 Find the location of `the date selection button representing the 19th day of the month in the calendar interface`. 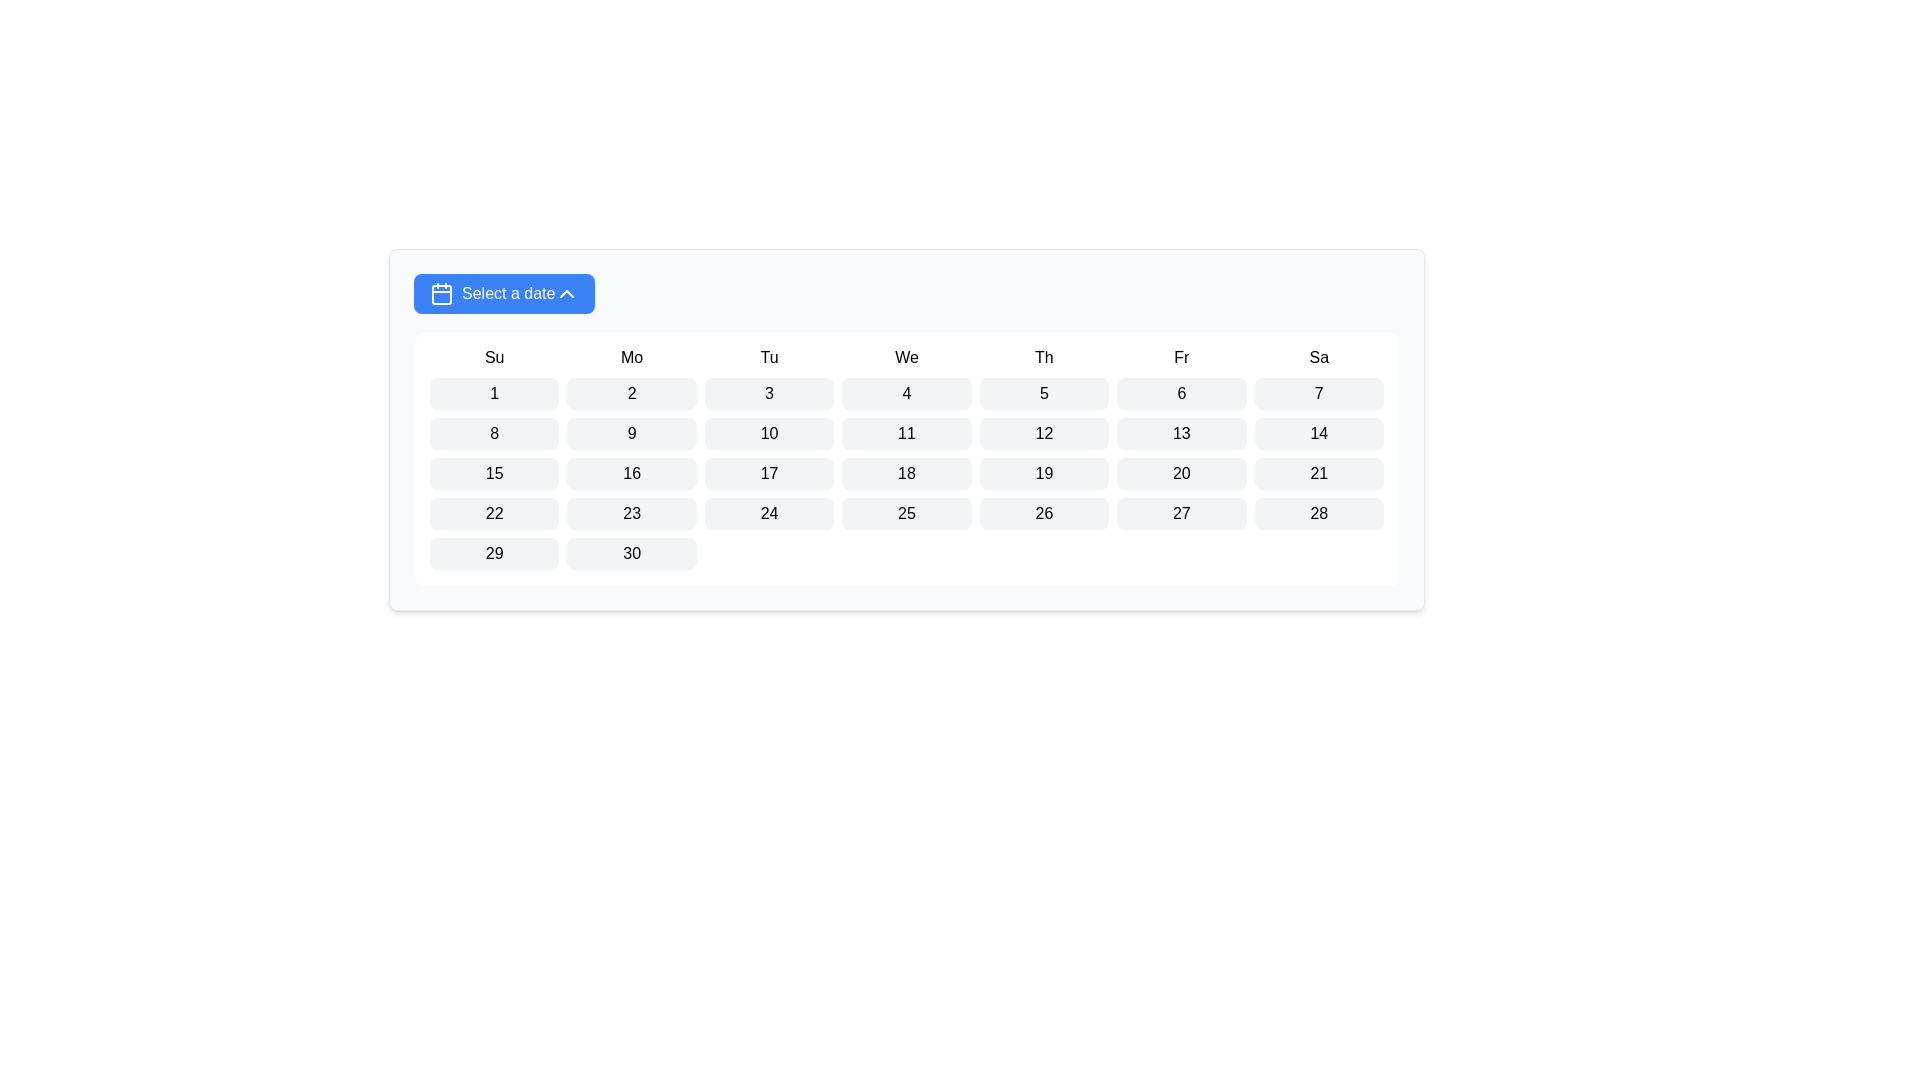

the date selection button representing the 19th day of the month in the calendar interface is located at coordinates (1043, 474).